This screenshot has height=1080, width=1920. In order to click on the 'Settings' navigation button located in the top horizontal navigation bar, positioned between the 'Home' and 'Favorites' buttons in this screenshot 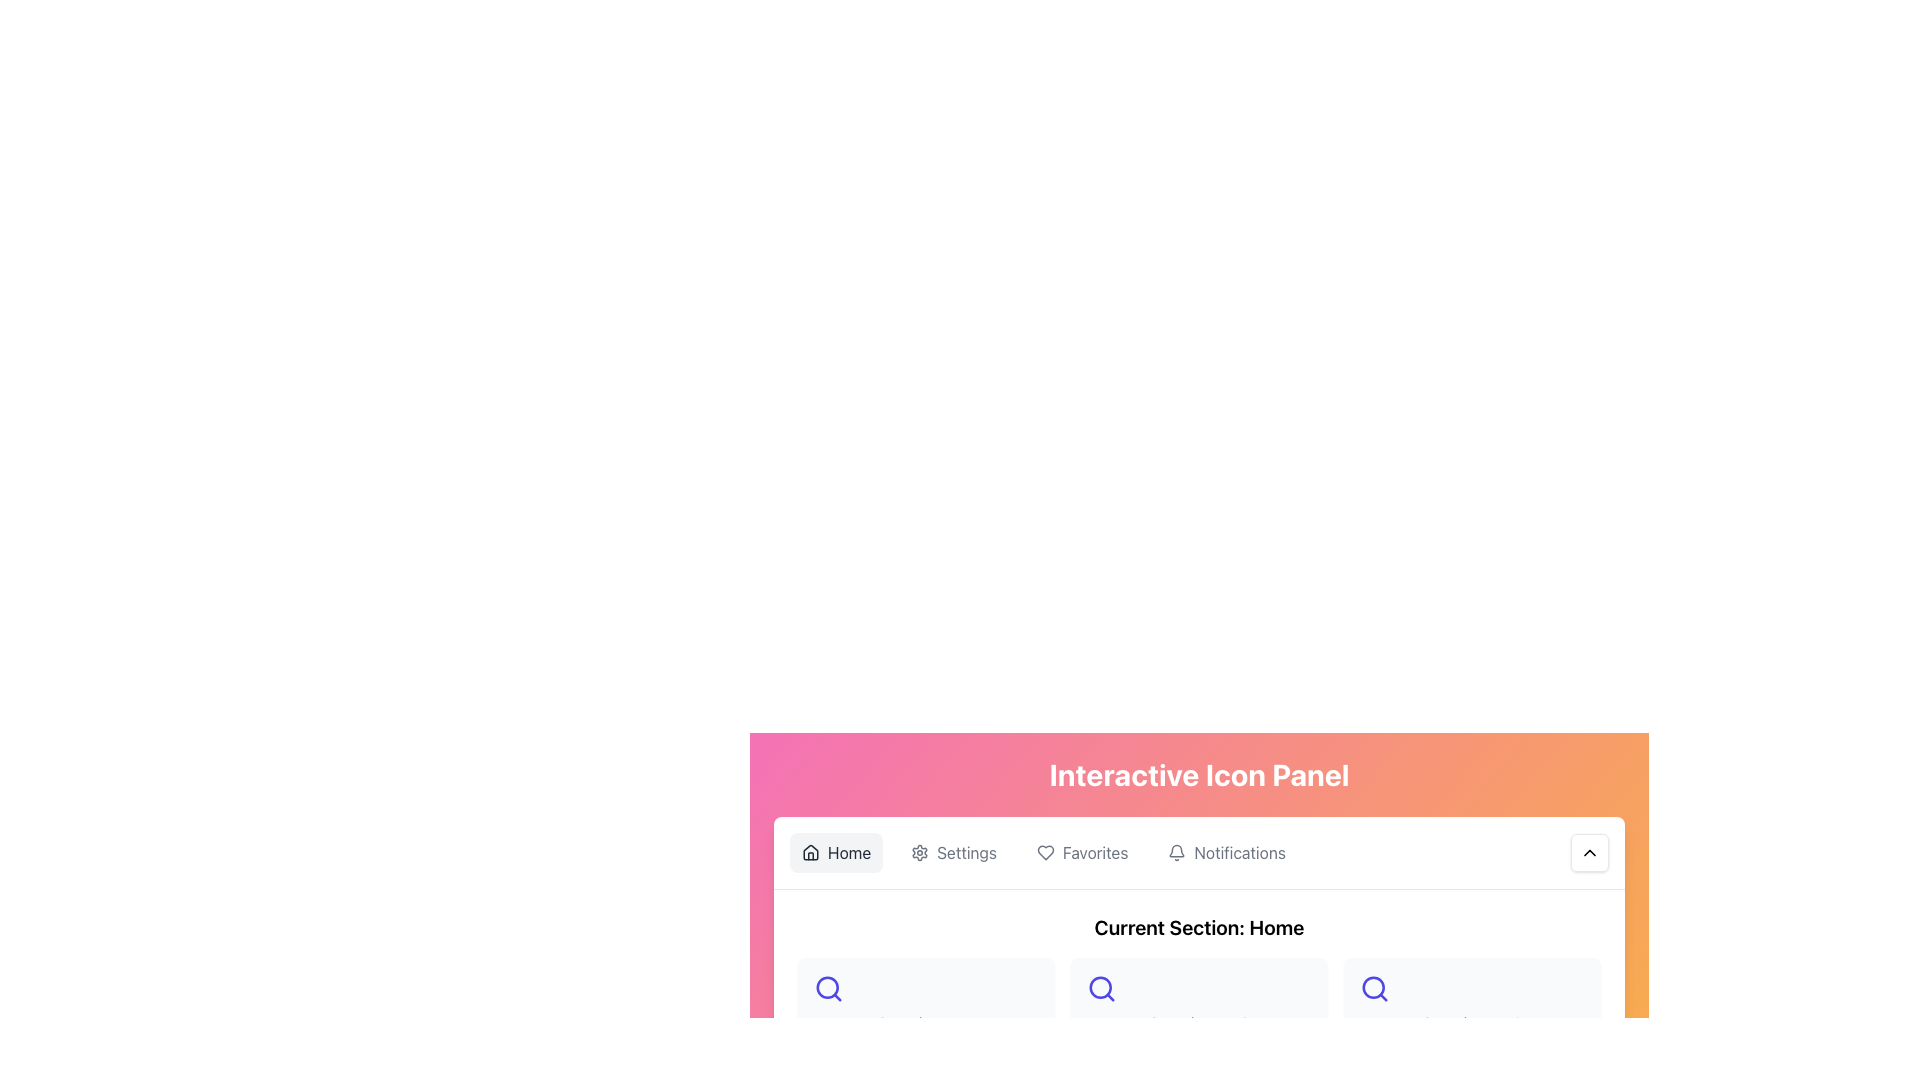, I will do `click(953, 852)`.